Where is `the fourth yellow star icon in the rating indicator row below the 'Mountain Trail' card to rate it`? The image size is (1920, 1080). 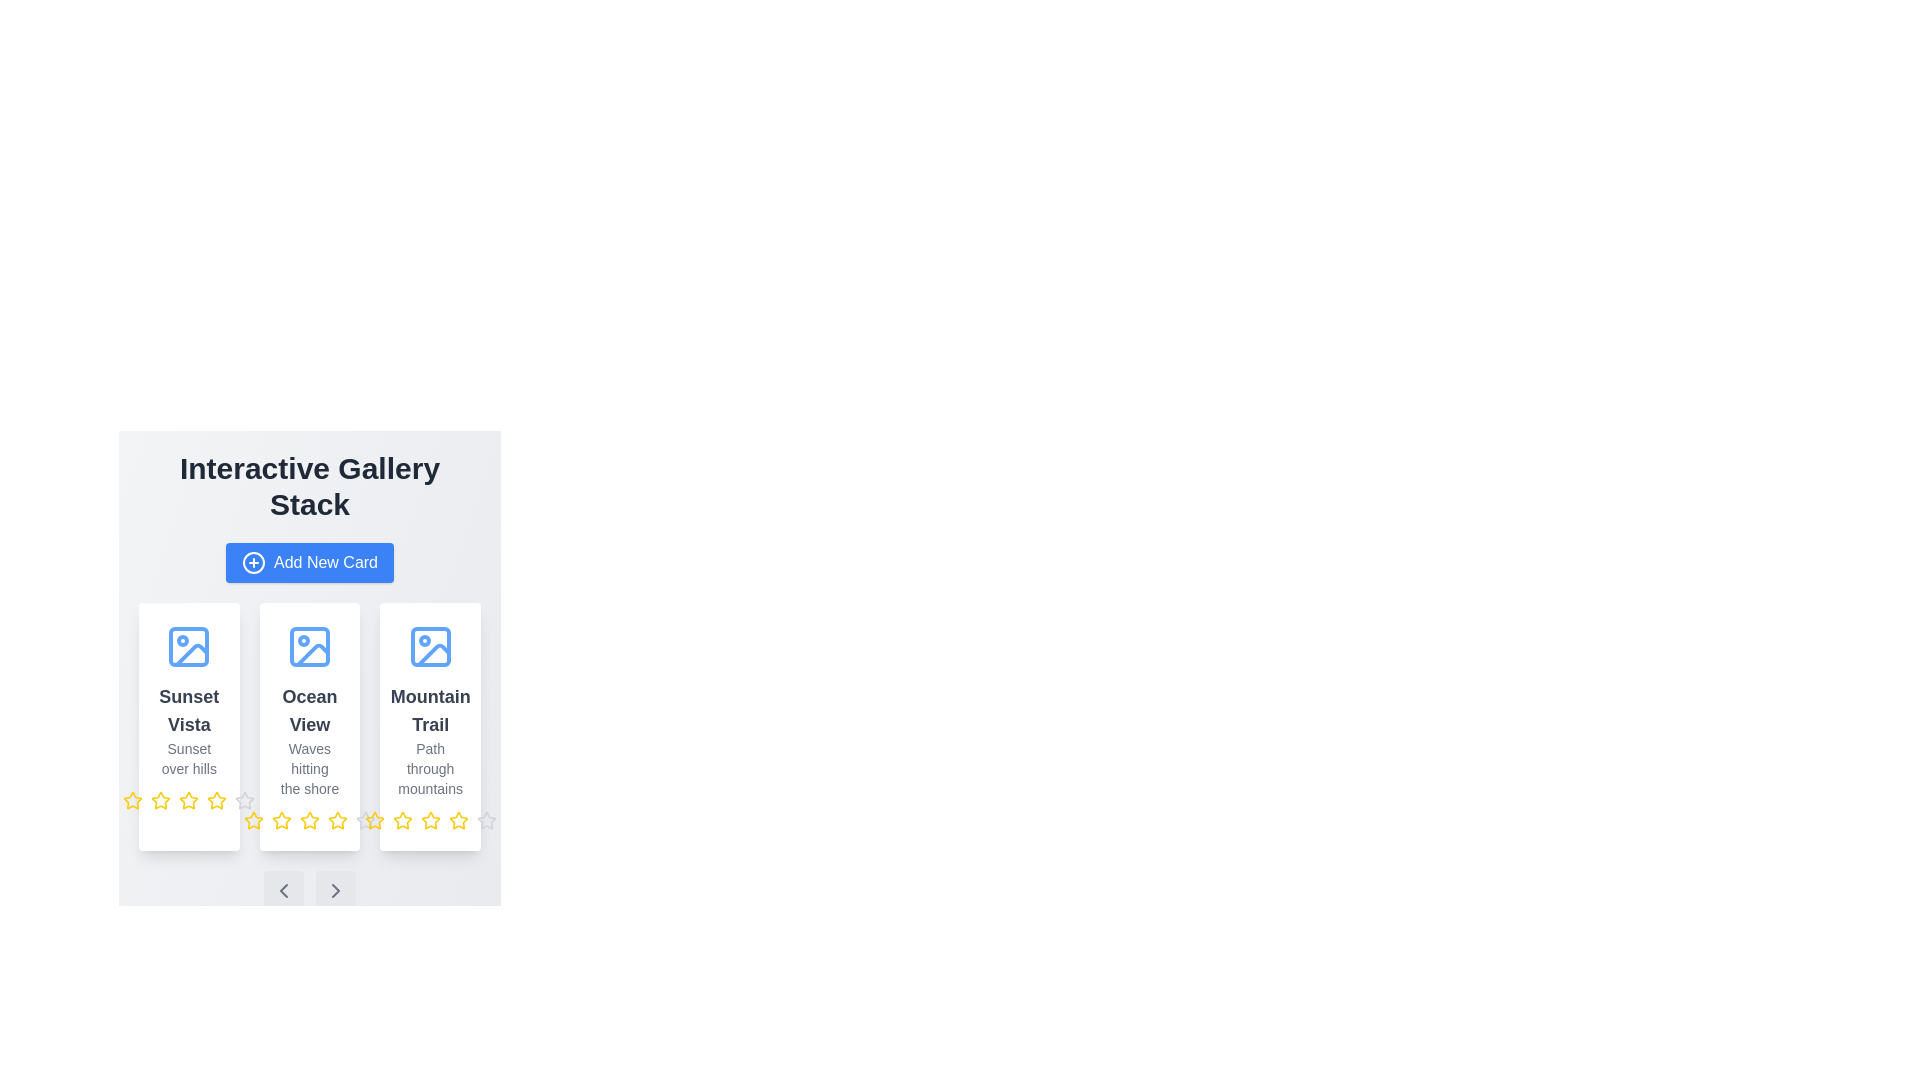
the fourth yellow star icon in the rating indicator row below the 'Mountain Trail' card to rate it is located at coordinates (374, 820).